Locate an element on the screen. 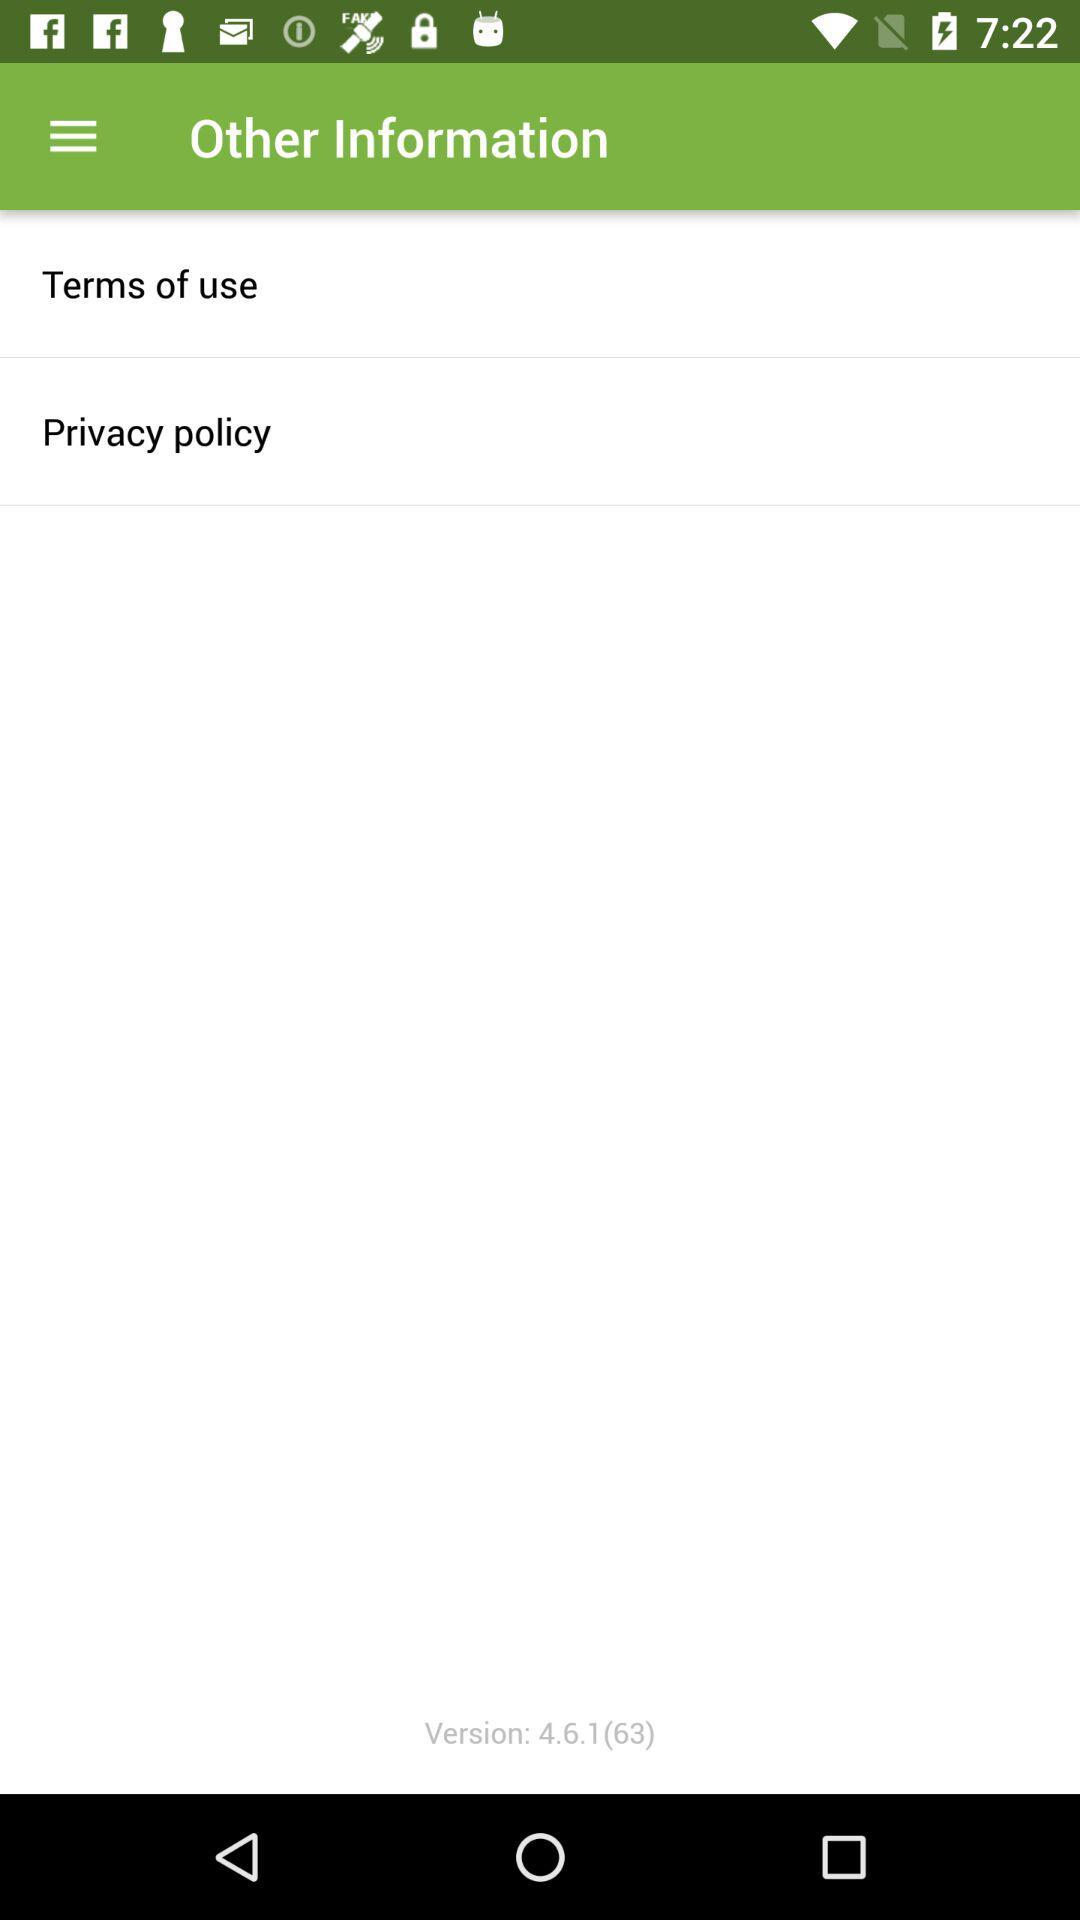 The width and height of the screenshot is (1080, 1920). terms of use is located at coordinates (540, 282).